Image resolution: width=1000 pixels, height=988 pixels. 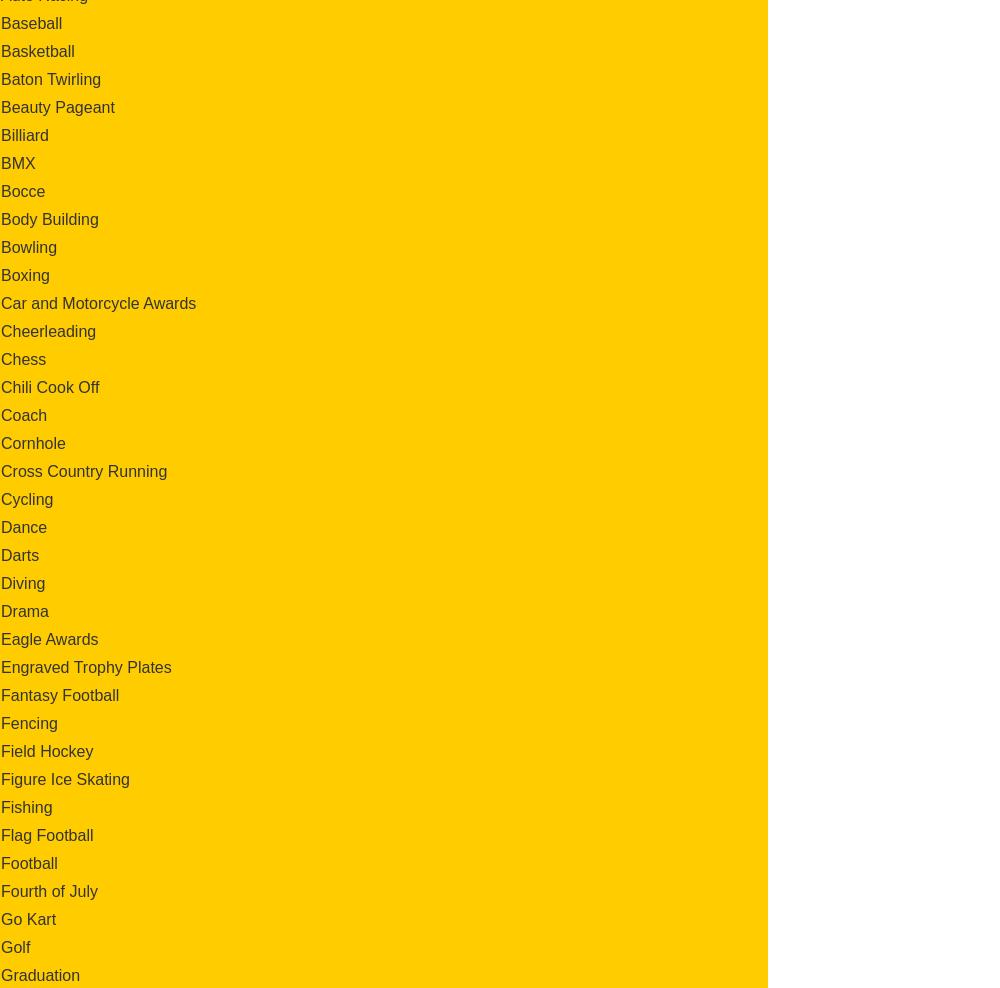 I want to click on 'Cheerleading', so click(x=1, y=330).